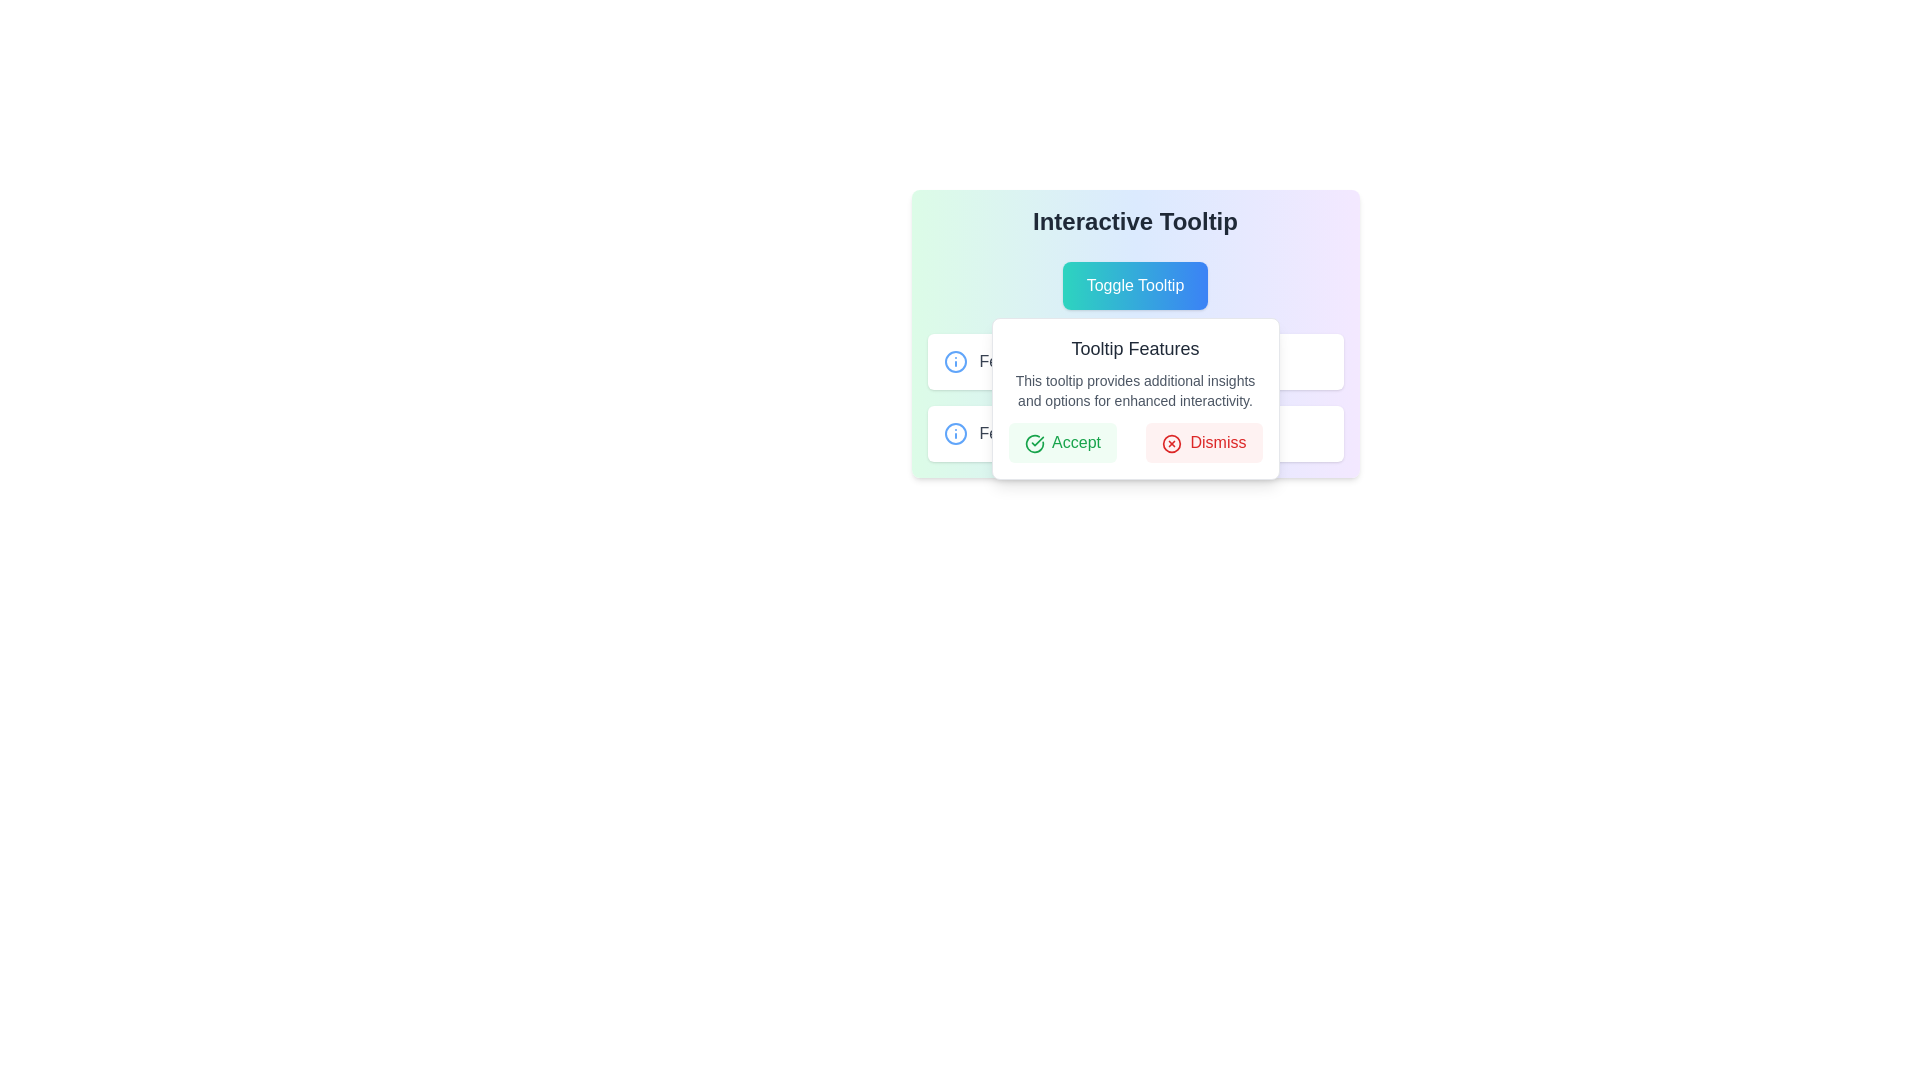 The height and width of the screenshot is (1080, 1920). What do you see at coordinates (1171, 442) in the screenshot?
I see `the dismiss icon located to the right side of the 'Dismiss' button in the interactive tooltip, which is part of the red-dismiss styled button group` at bounding box center [1171, 442].